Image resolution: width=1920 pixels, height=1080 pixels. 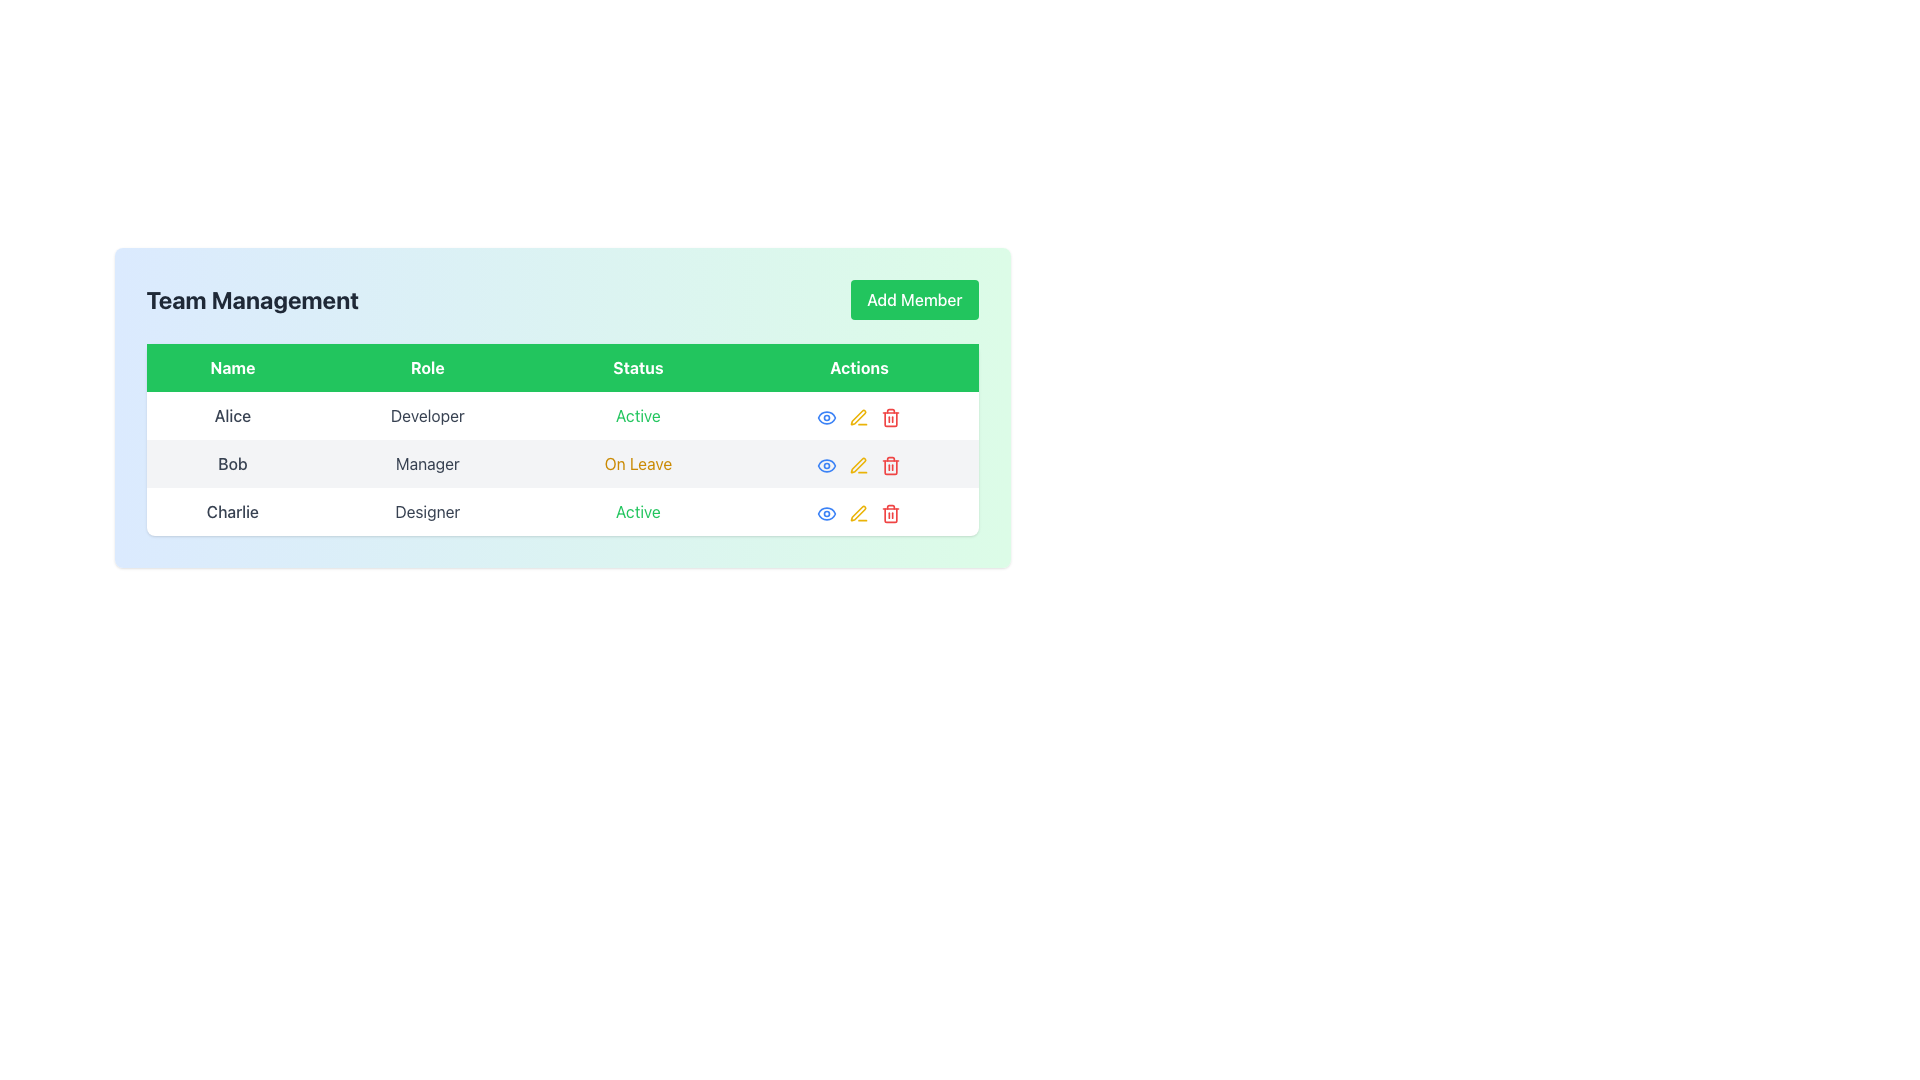 What do you see at coordinates (859, 367) in the screenshot?
I see `the text label displaying 'Actions' in bold white font on a green background, located in the top-right corner of the table header row` at bounding box center [859, 367].